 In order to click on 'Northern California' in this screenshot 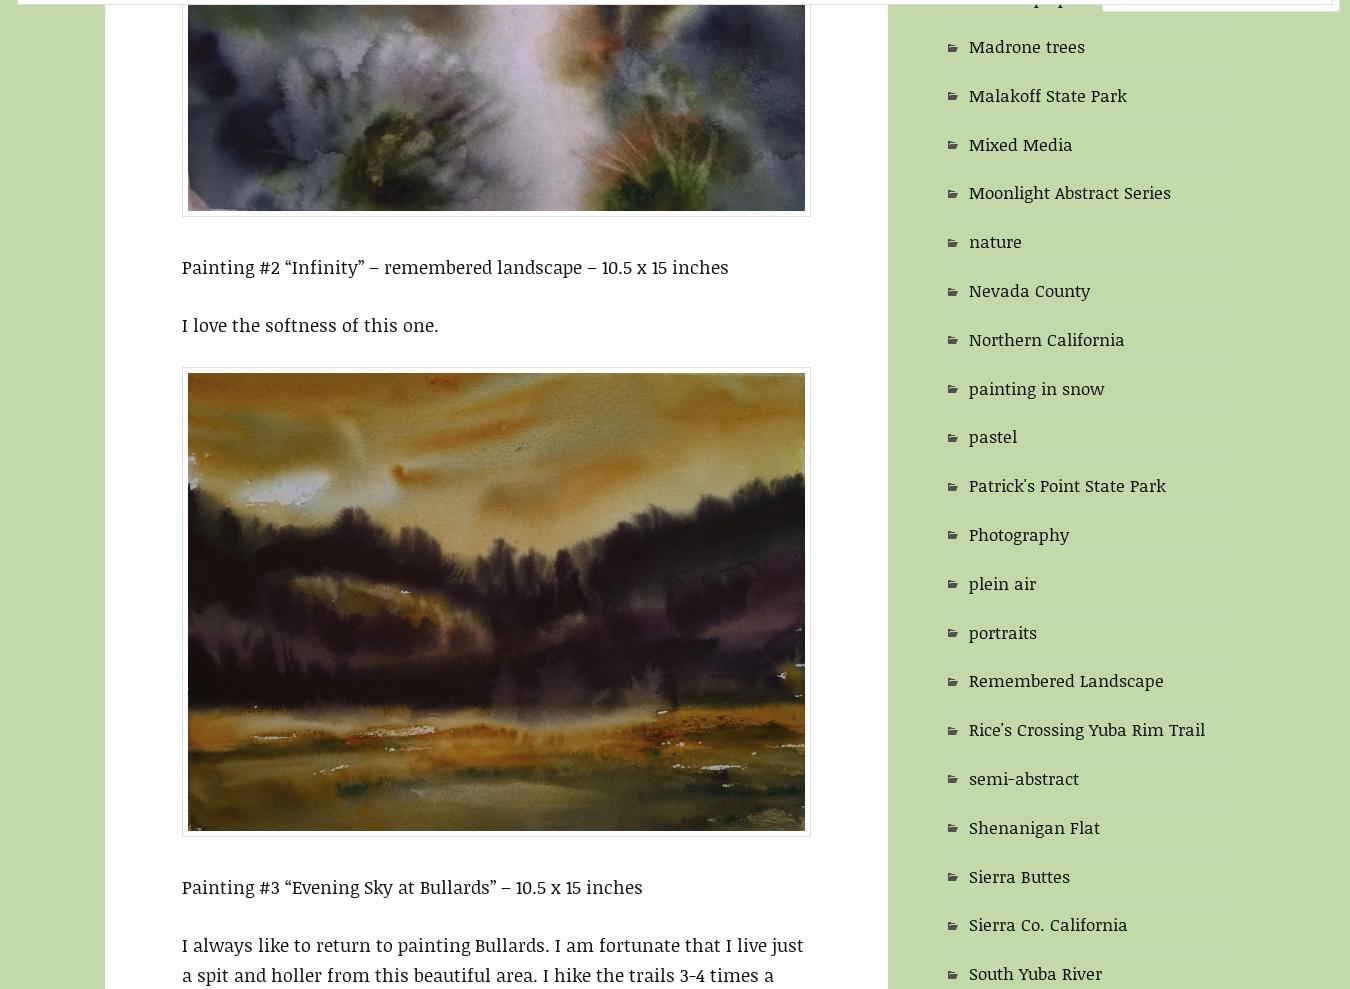, I will do `click(1047, 337)`.